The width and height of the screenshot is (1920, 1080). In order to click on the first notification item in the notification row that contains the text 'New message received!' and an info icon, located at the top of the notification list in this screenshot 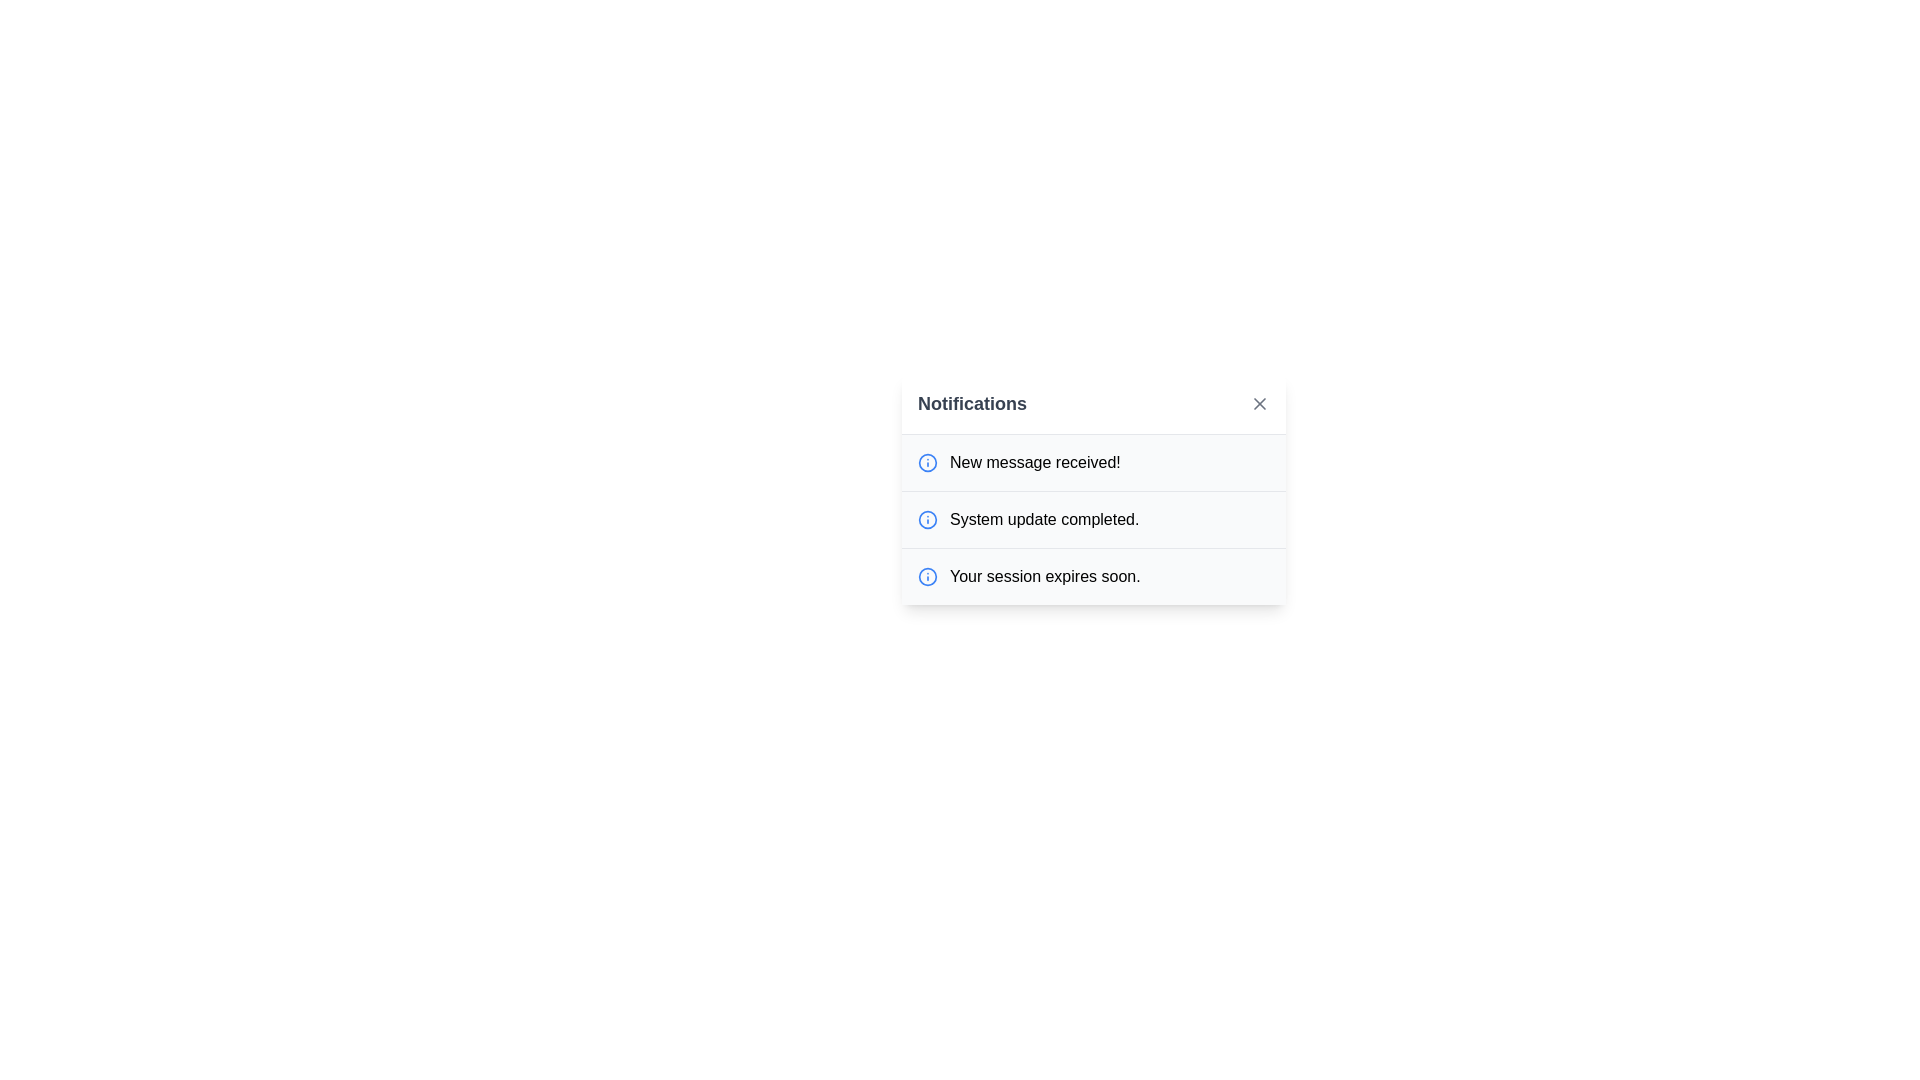, I will do `click(1093, 462)`.